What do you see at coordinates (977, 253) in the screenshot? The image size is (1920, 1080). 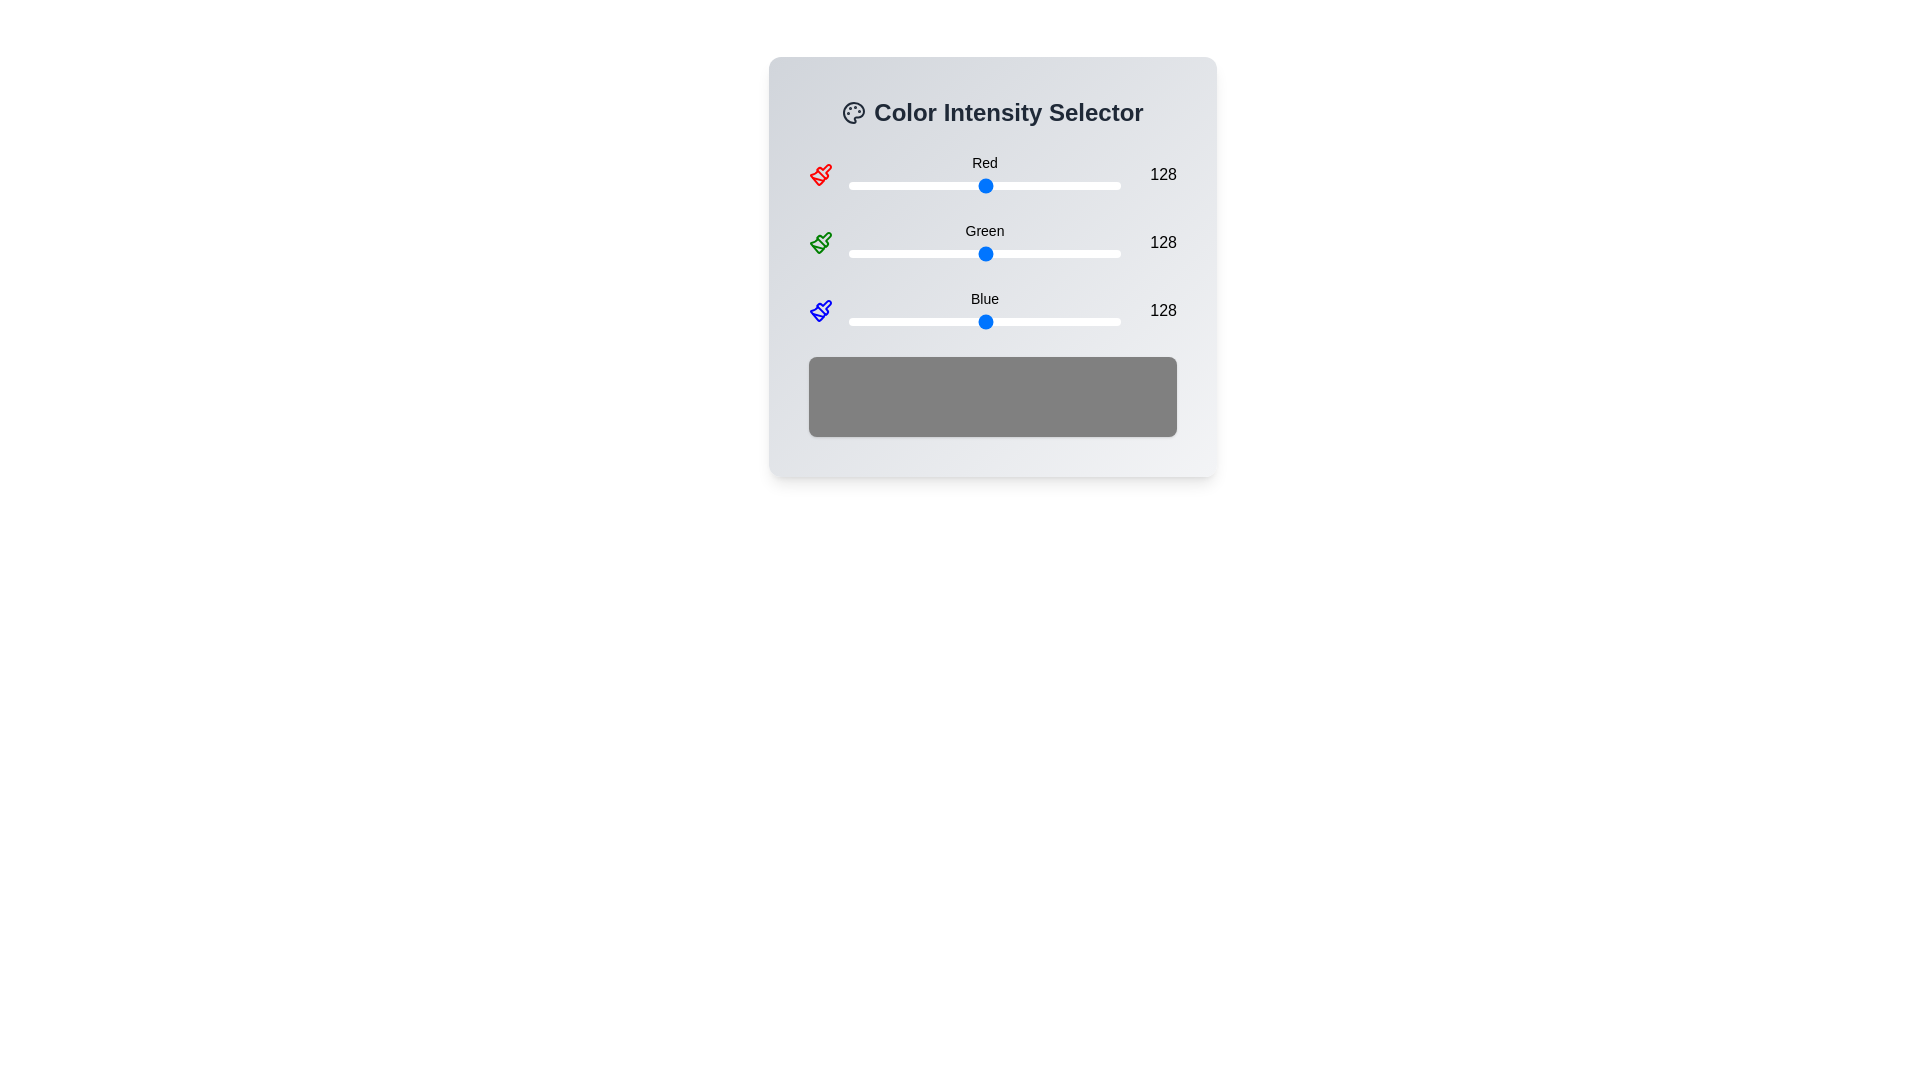 I see `the green intensity` at bounding box center [977, 253].